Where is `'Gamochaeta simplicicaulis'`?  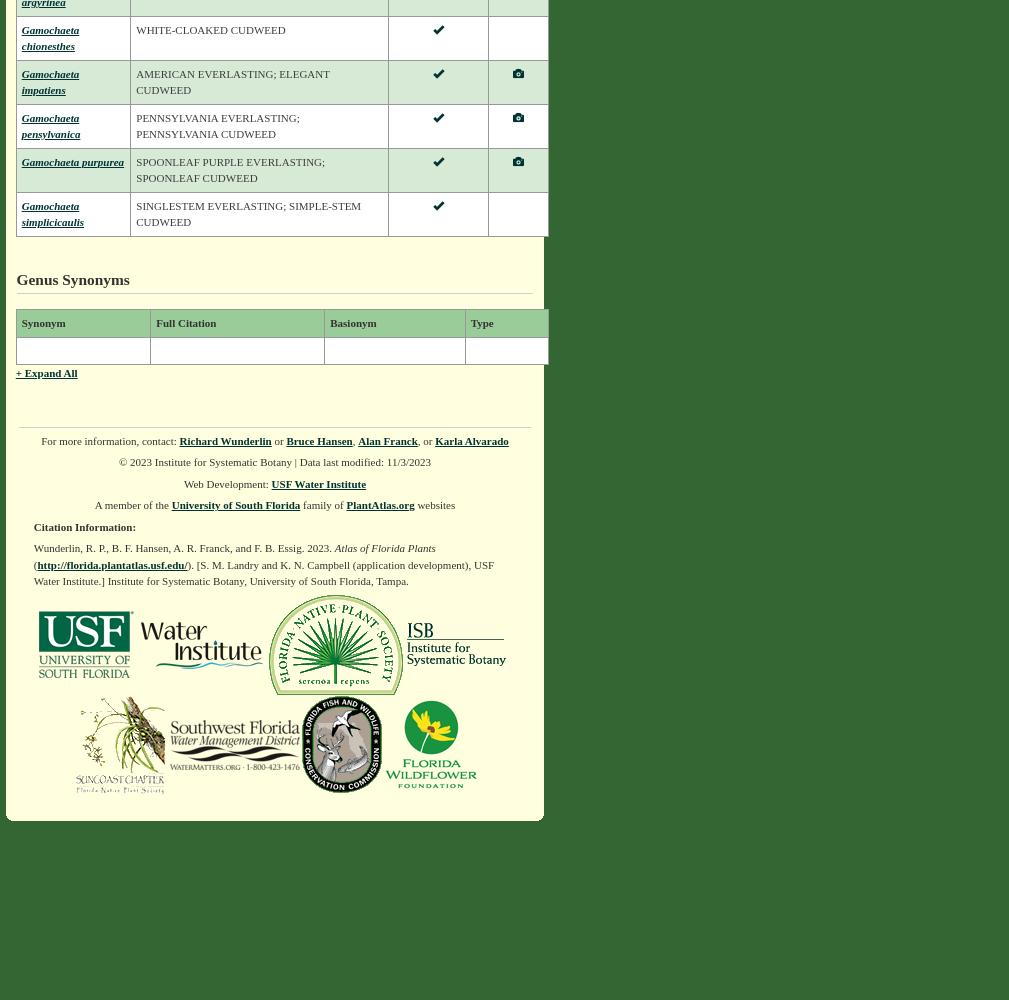 'Gamochaeta simplicicaulis' is located at coordinates (51, 212).